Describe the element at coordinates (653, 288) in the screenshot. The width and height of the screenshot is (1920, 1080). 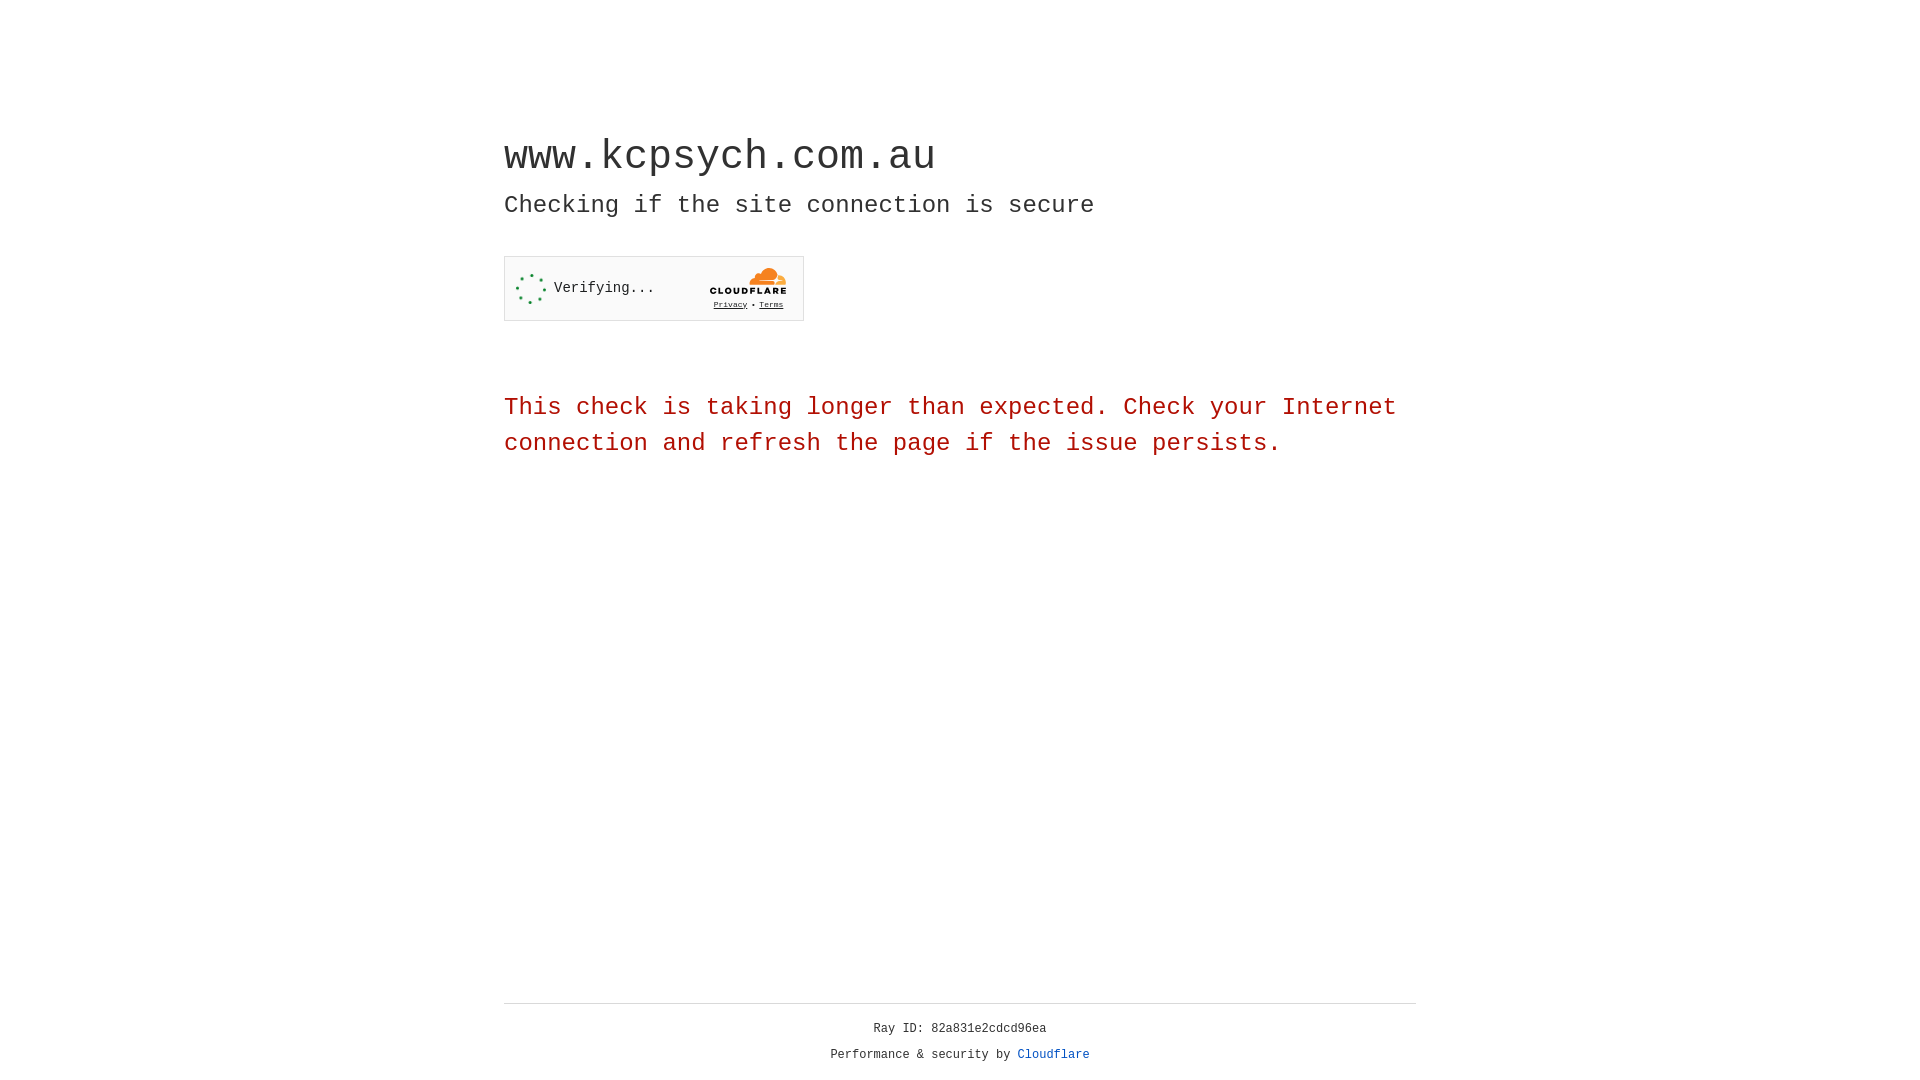
I see `'Widget containing a Cloudflare security challenge'` at that location.